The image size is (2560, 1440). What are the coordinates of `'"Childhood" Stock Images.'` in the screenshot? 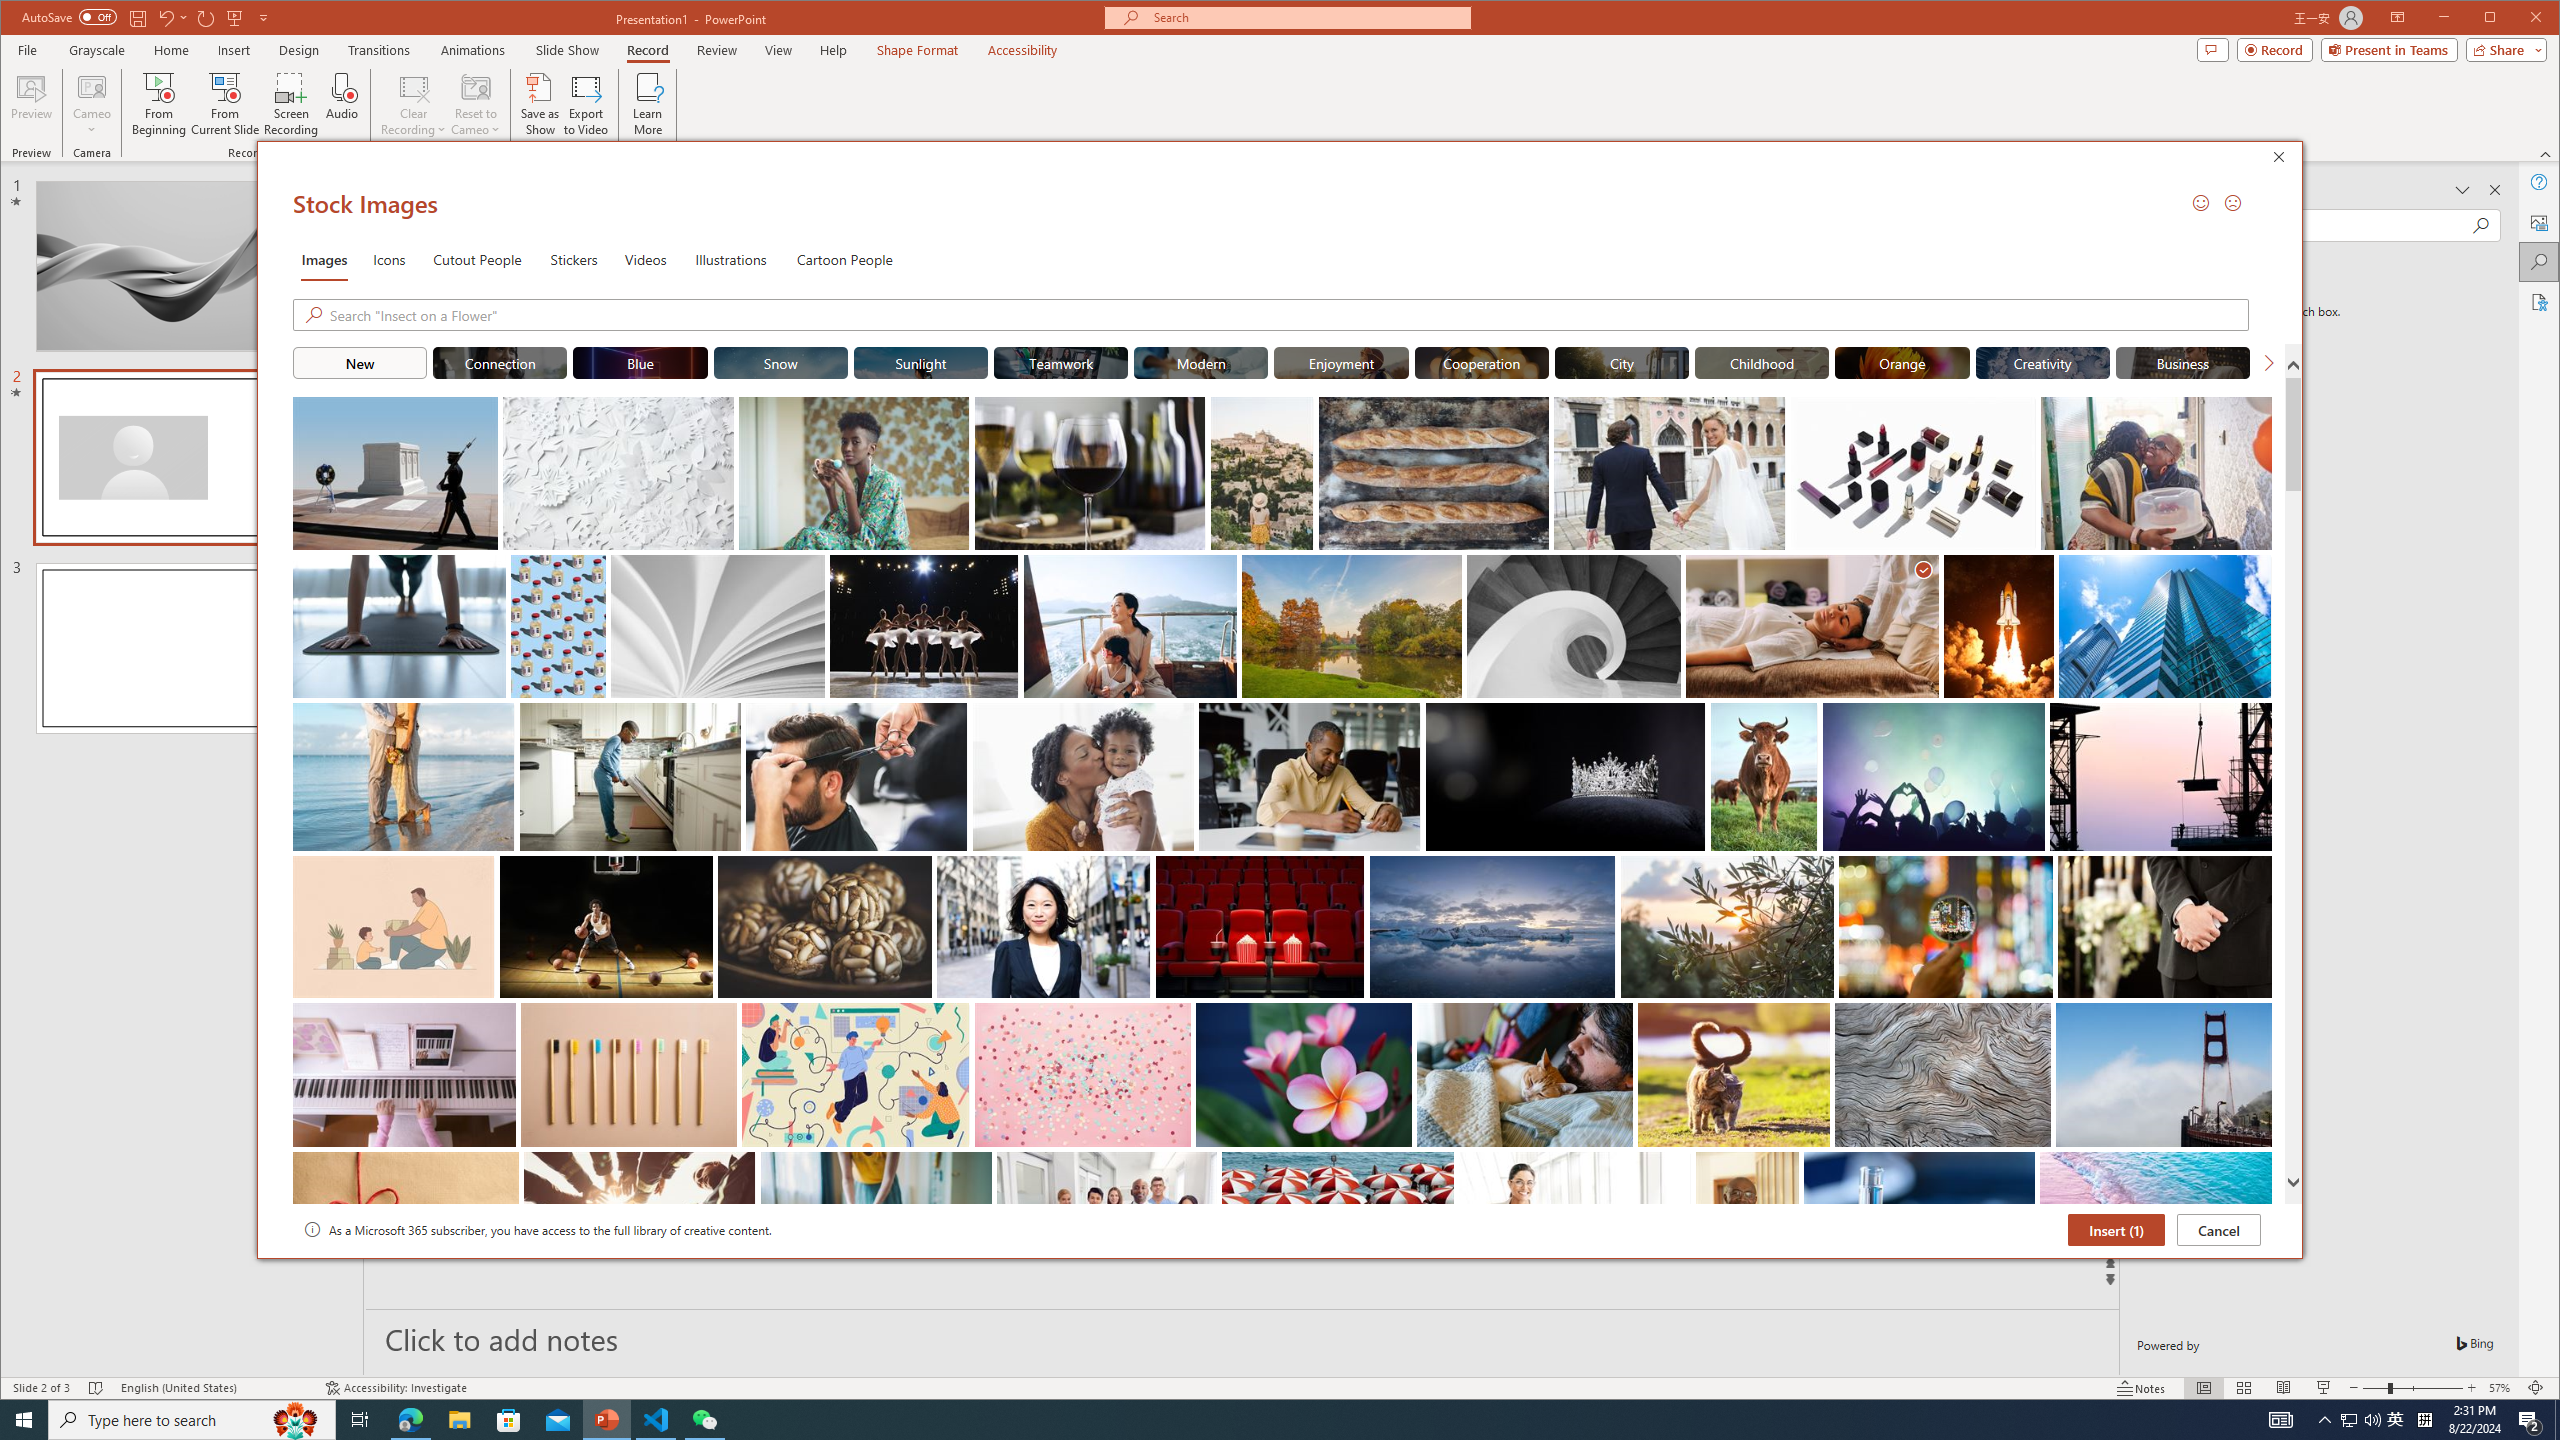 It's located at (1761, 361).